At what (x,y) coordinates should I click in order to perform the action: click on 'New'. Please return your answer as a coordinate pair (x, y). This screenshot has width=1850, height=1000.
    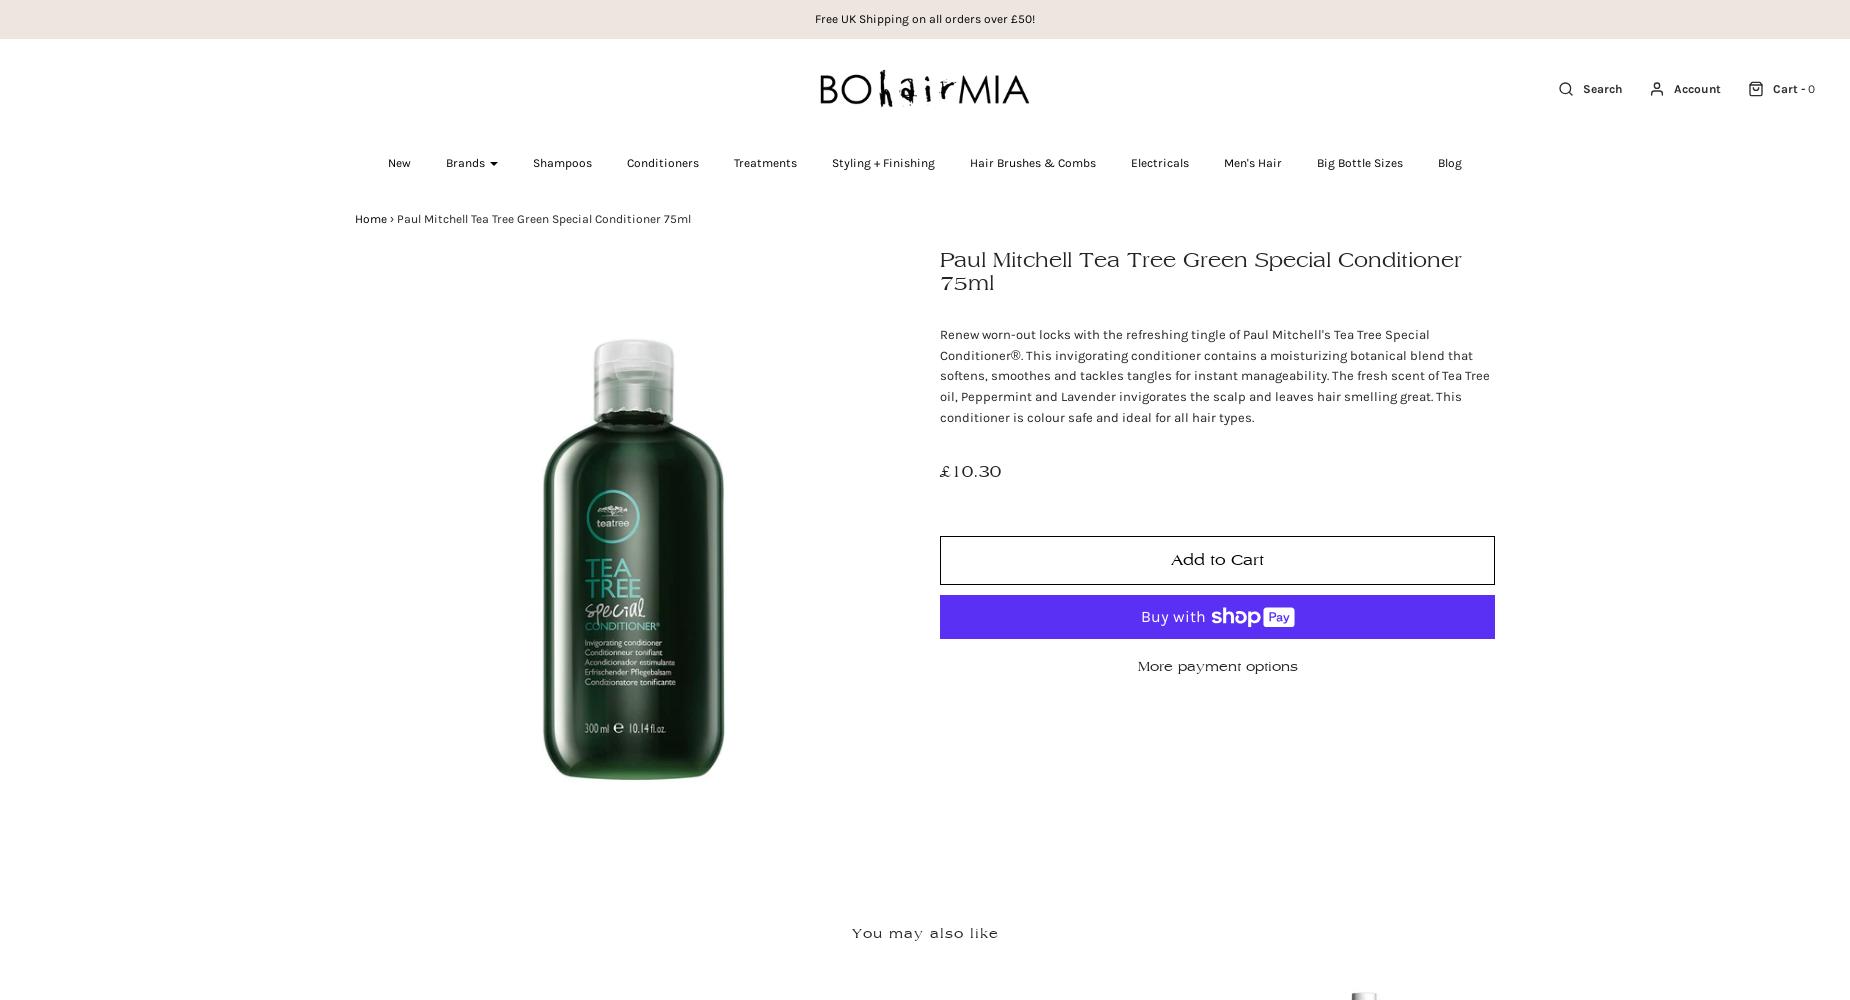
    Looking at the image, I should click on (398, 163).